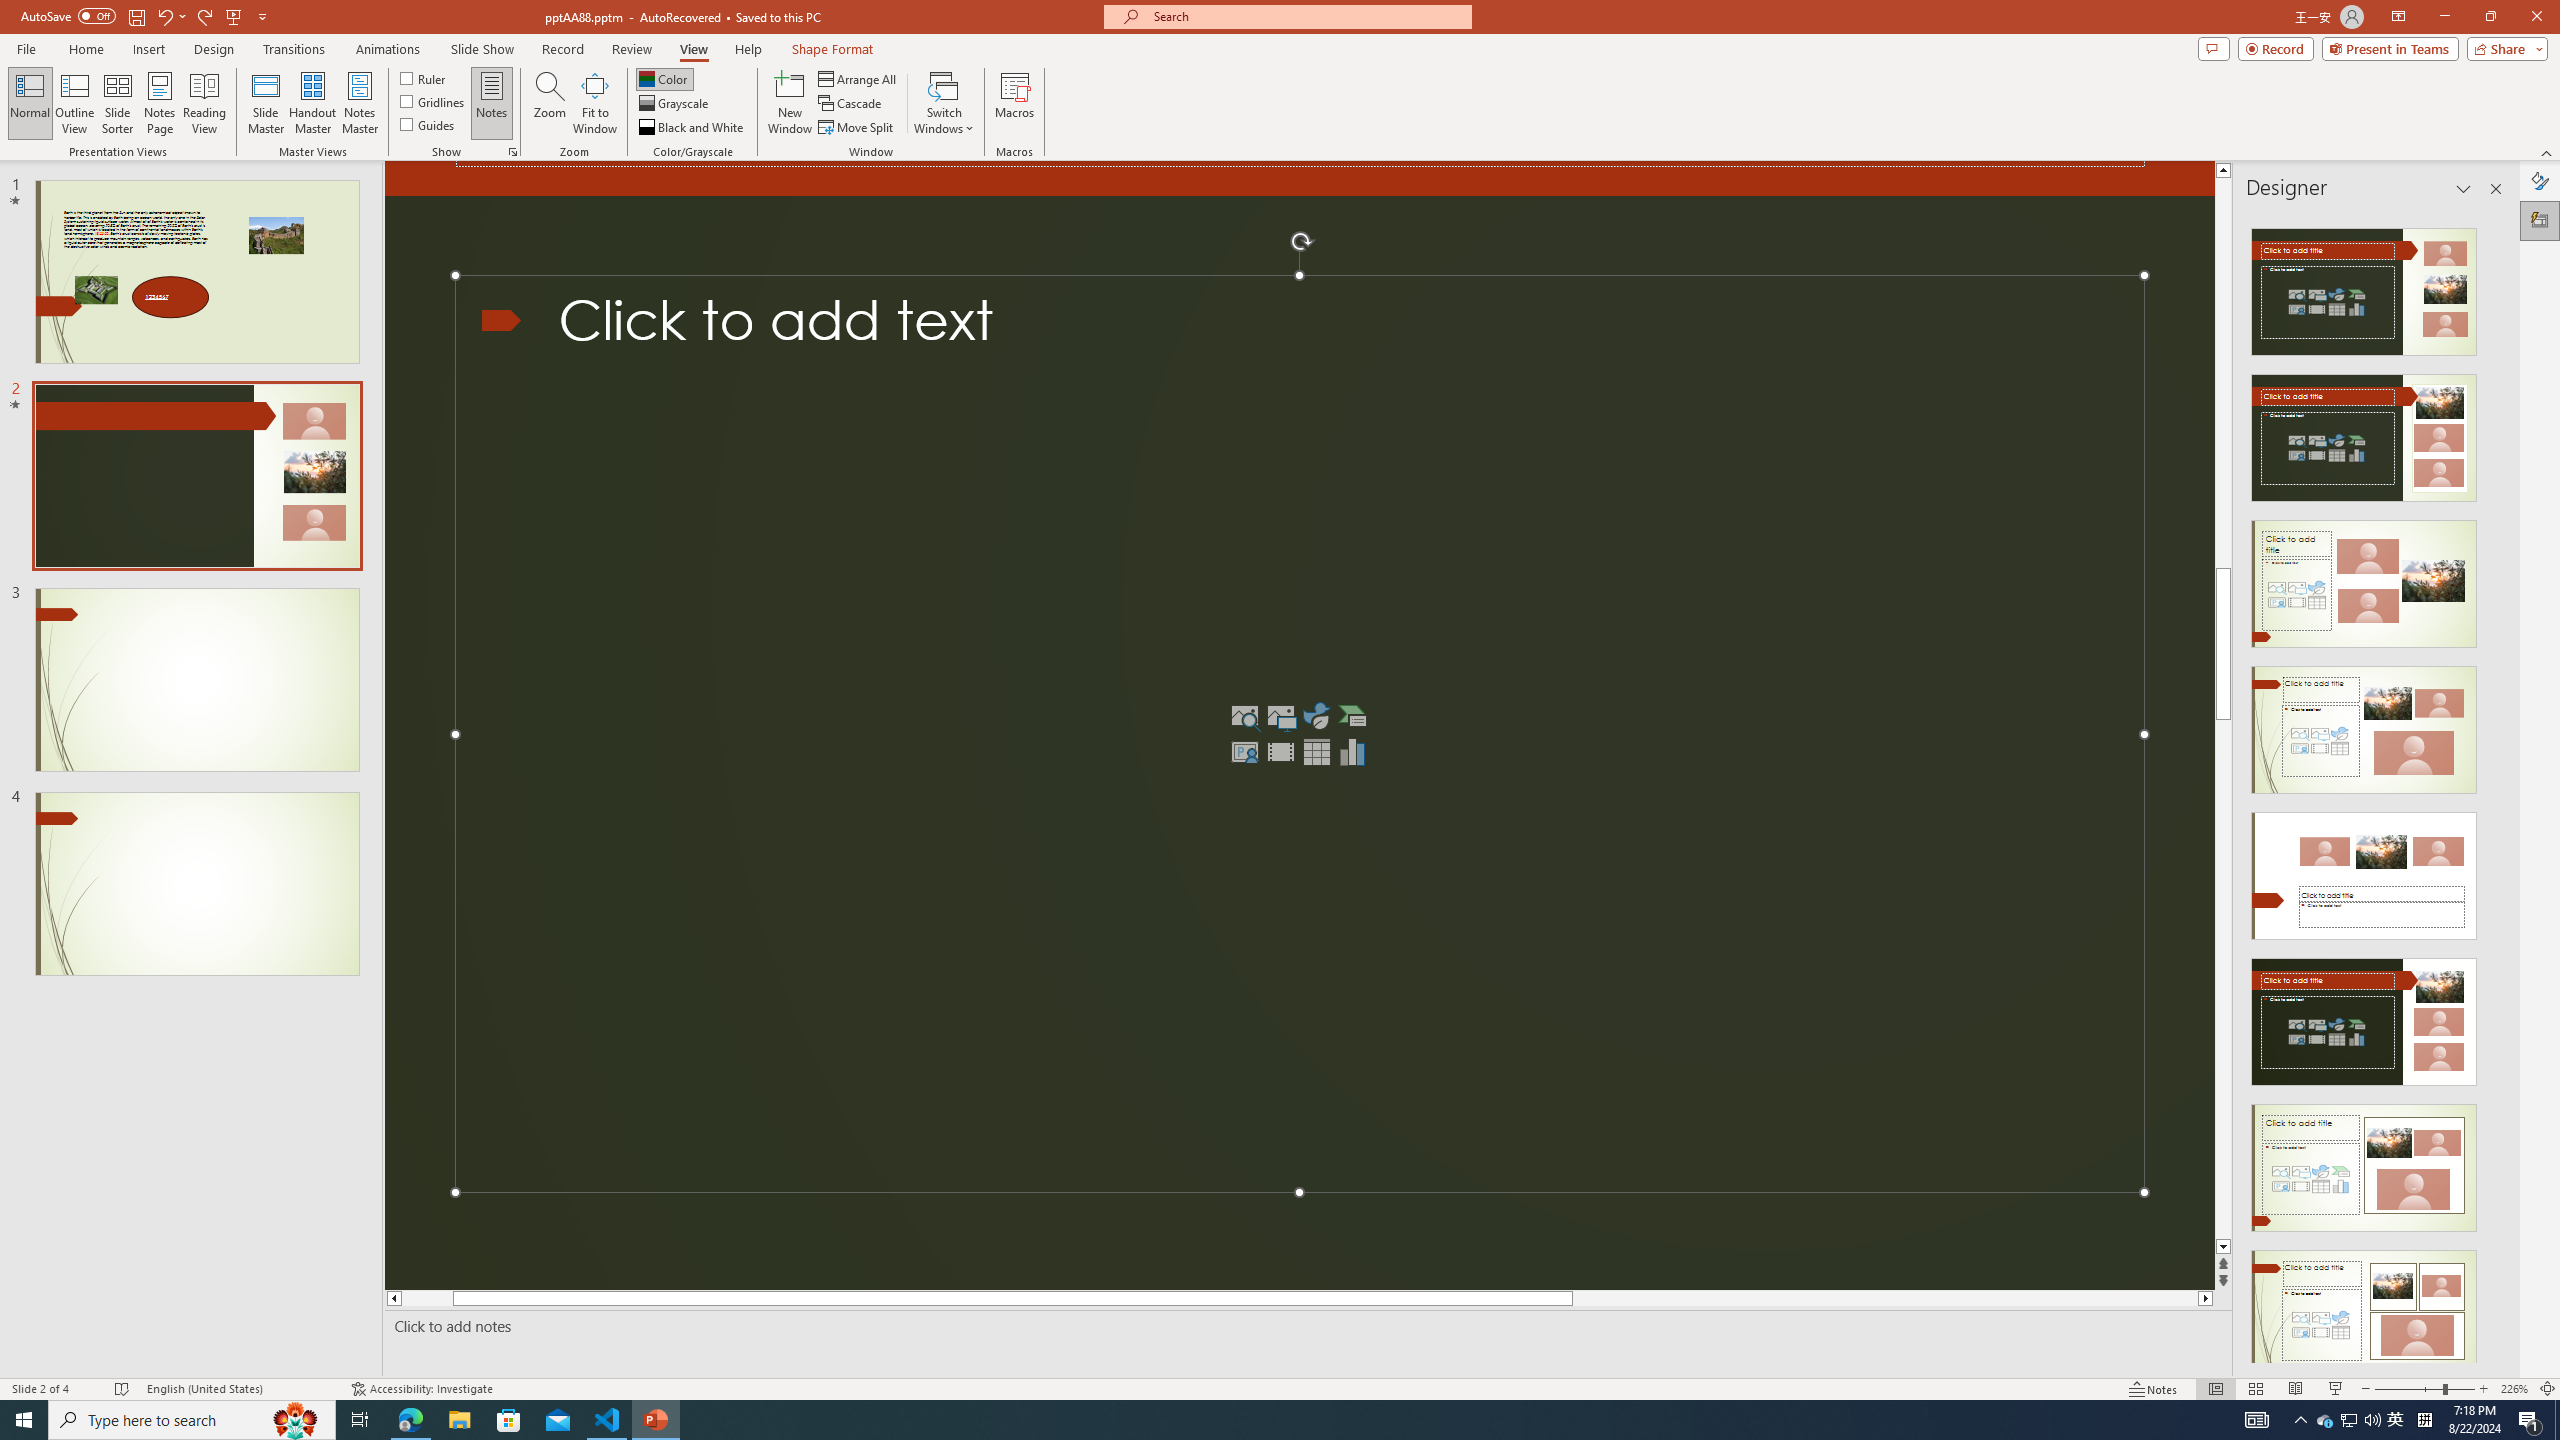  Describe the element at coordinates (1316, 750) in the screenshot. I see `'Insert Table'` at that location.